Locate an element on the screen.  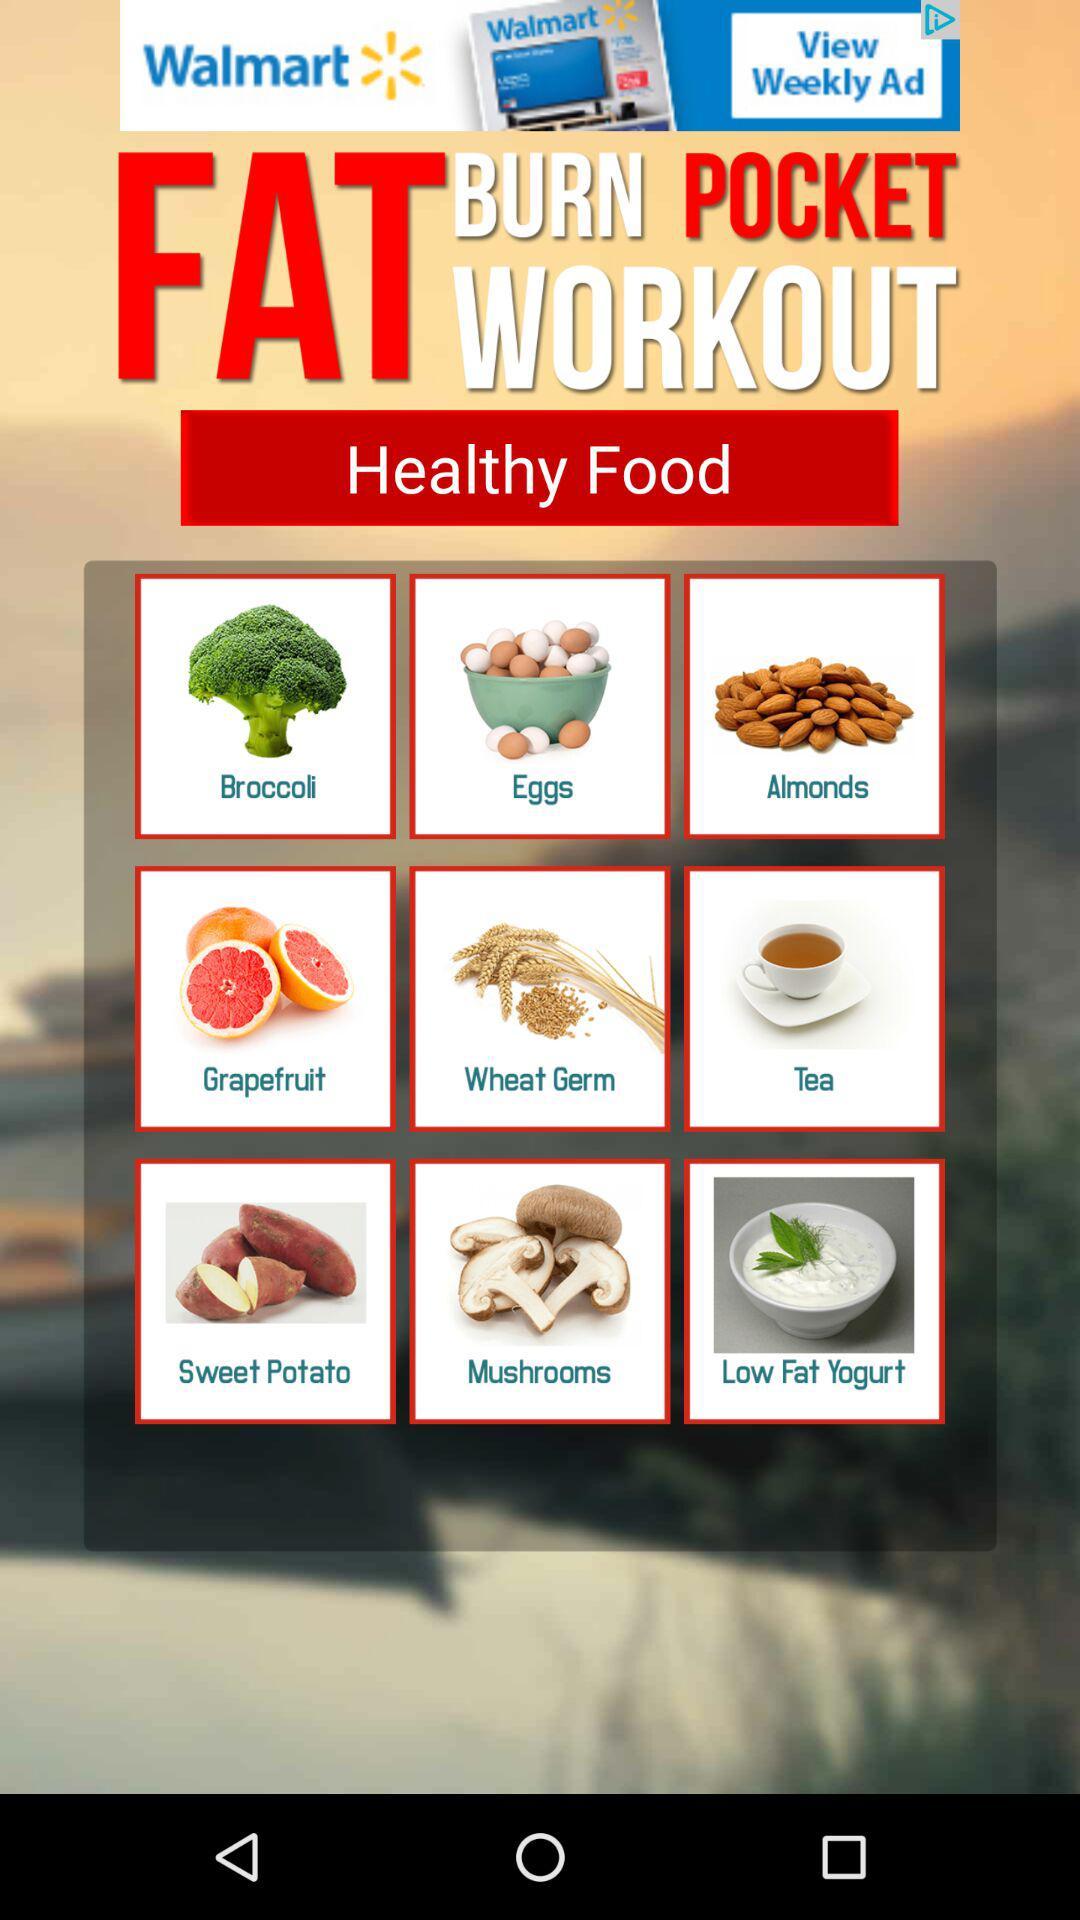
choose mushroom is located at coordinates (540, 1291).